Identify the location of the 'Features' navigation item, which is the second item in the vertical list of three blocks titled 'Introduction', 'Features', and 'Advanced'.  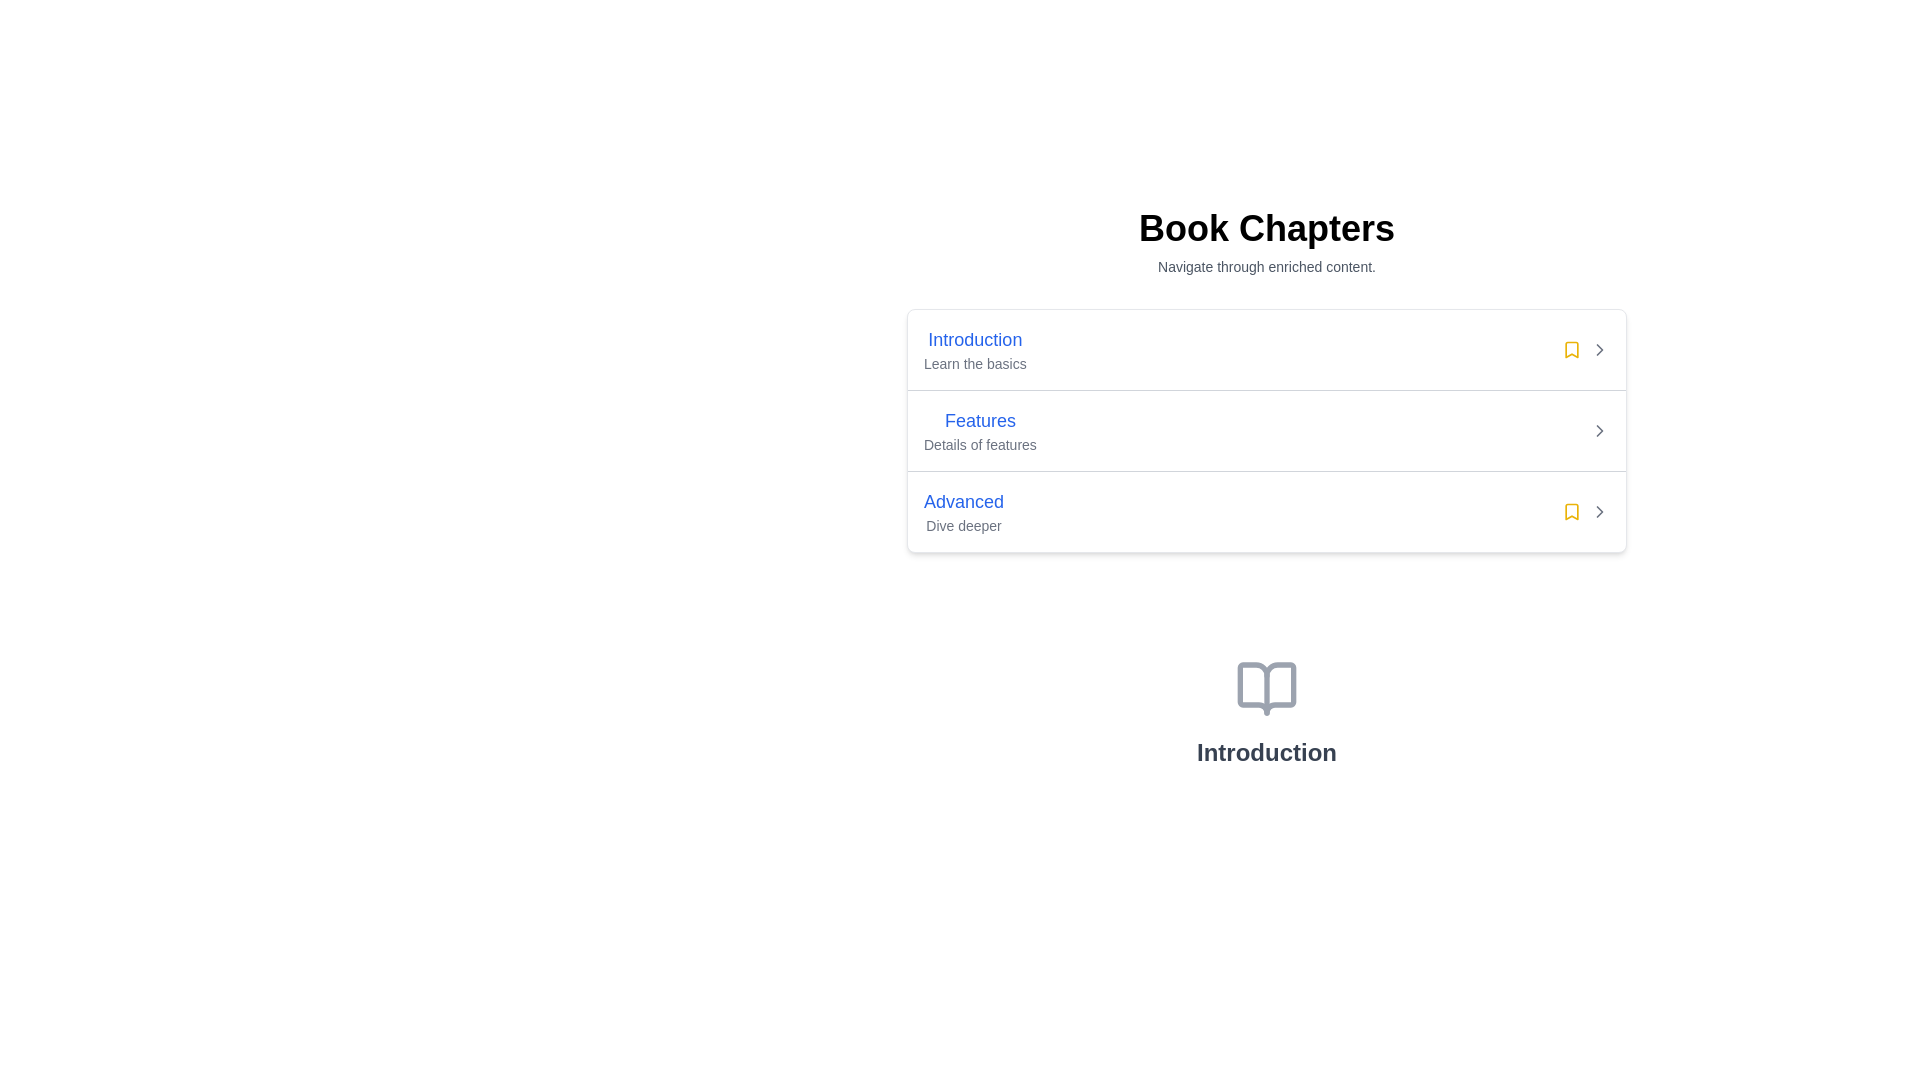
(1266, 428).